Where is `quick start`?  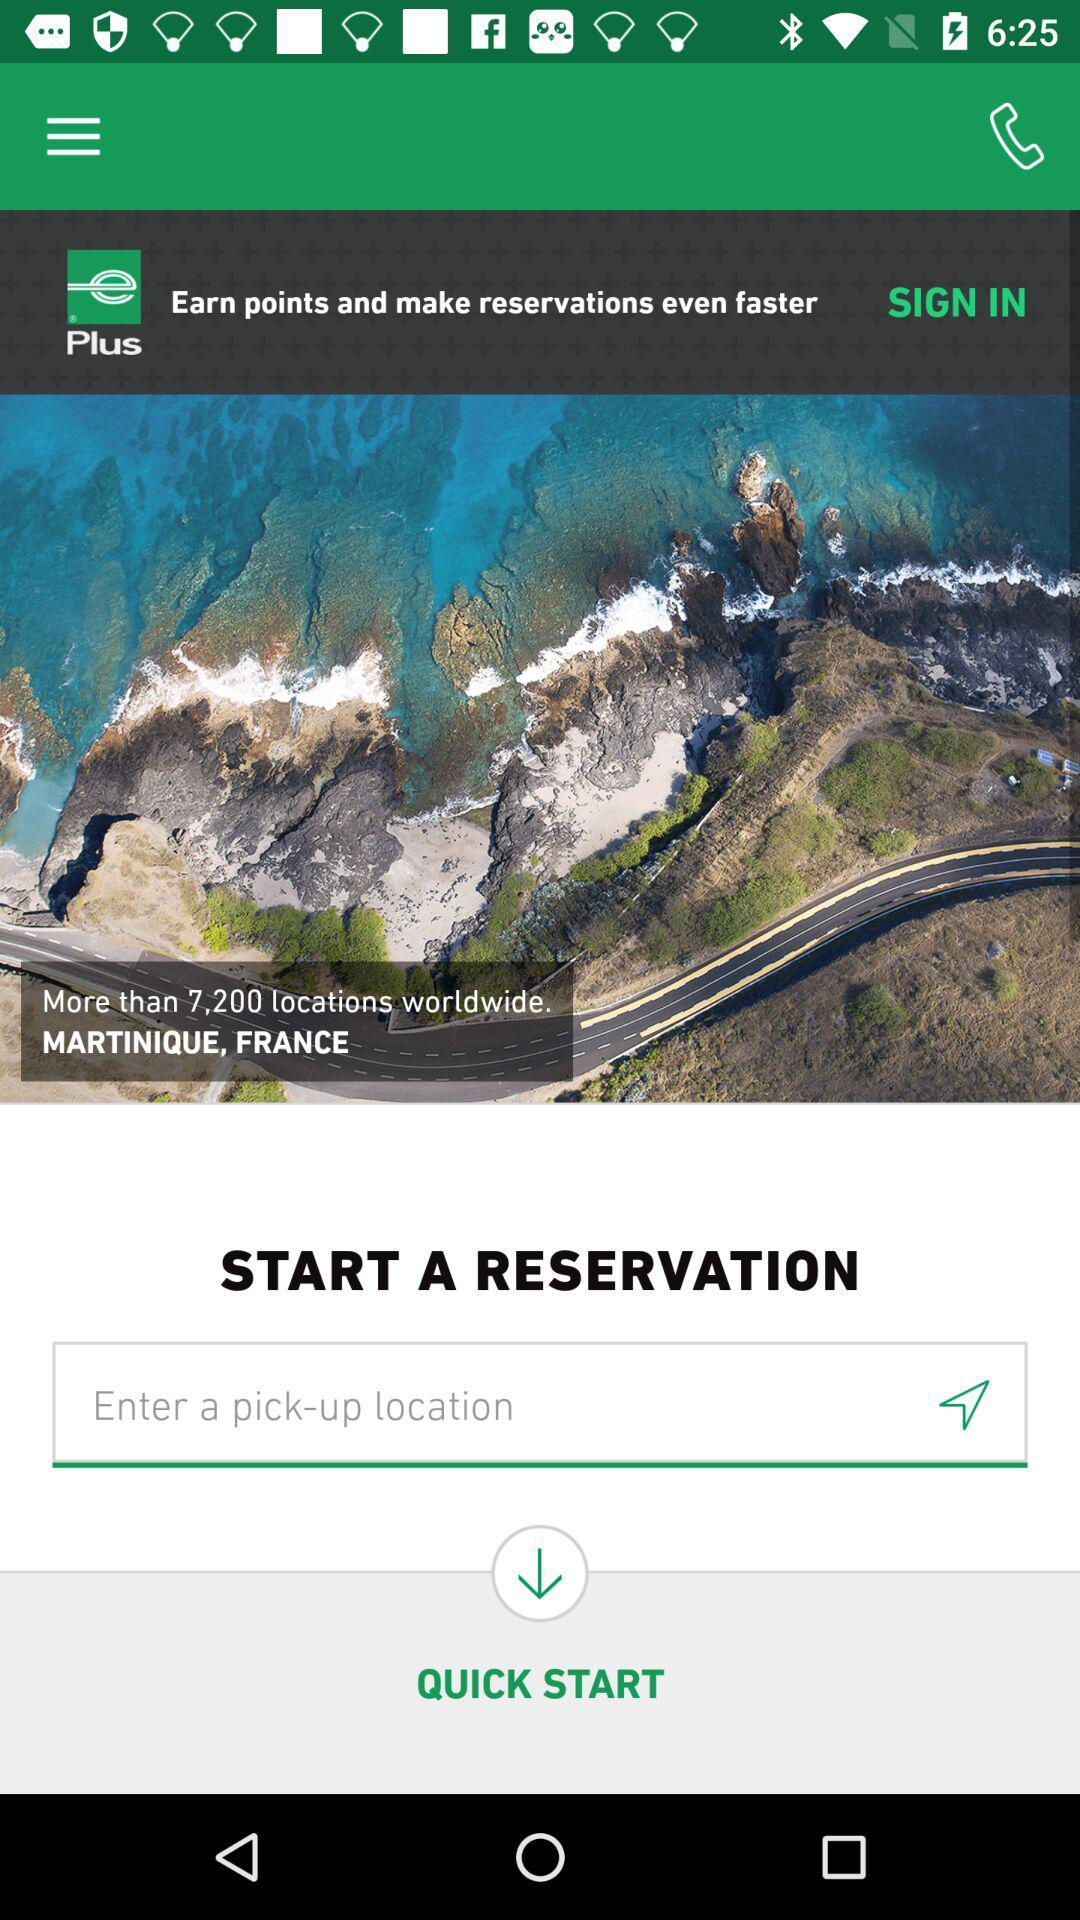 quick start is located at coordinates (540, 1572).